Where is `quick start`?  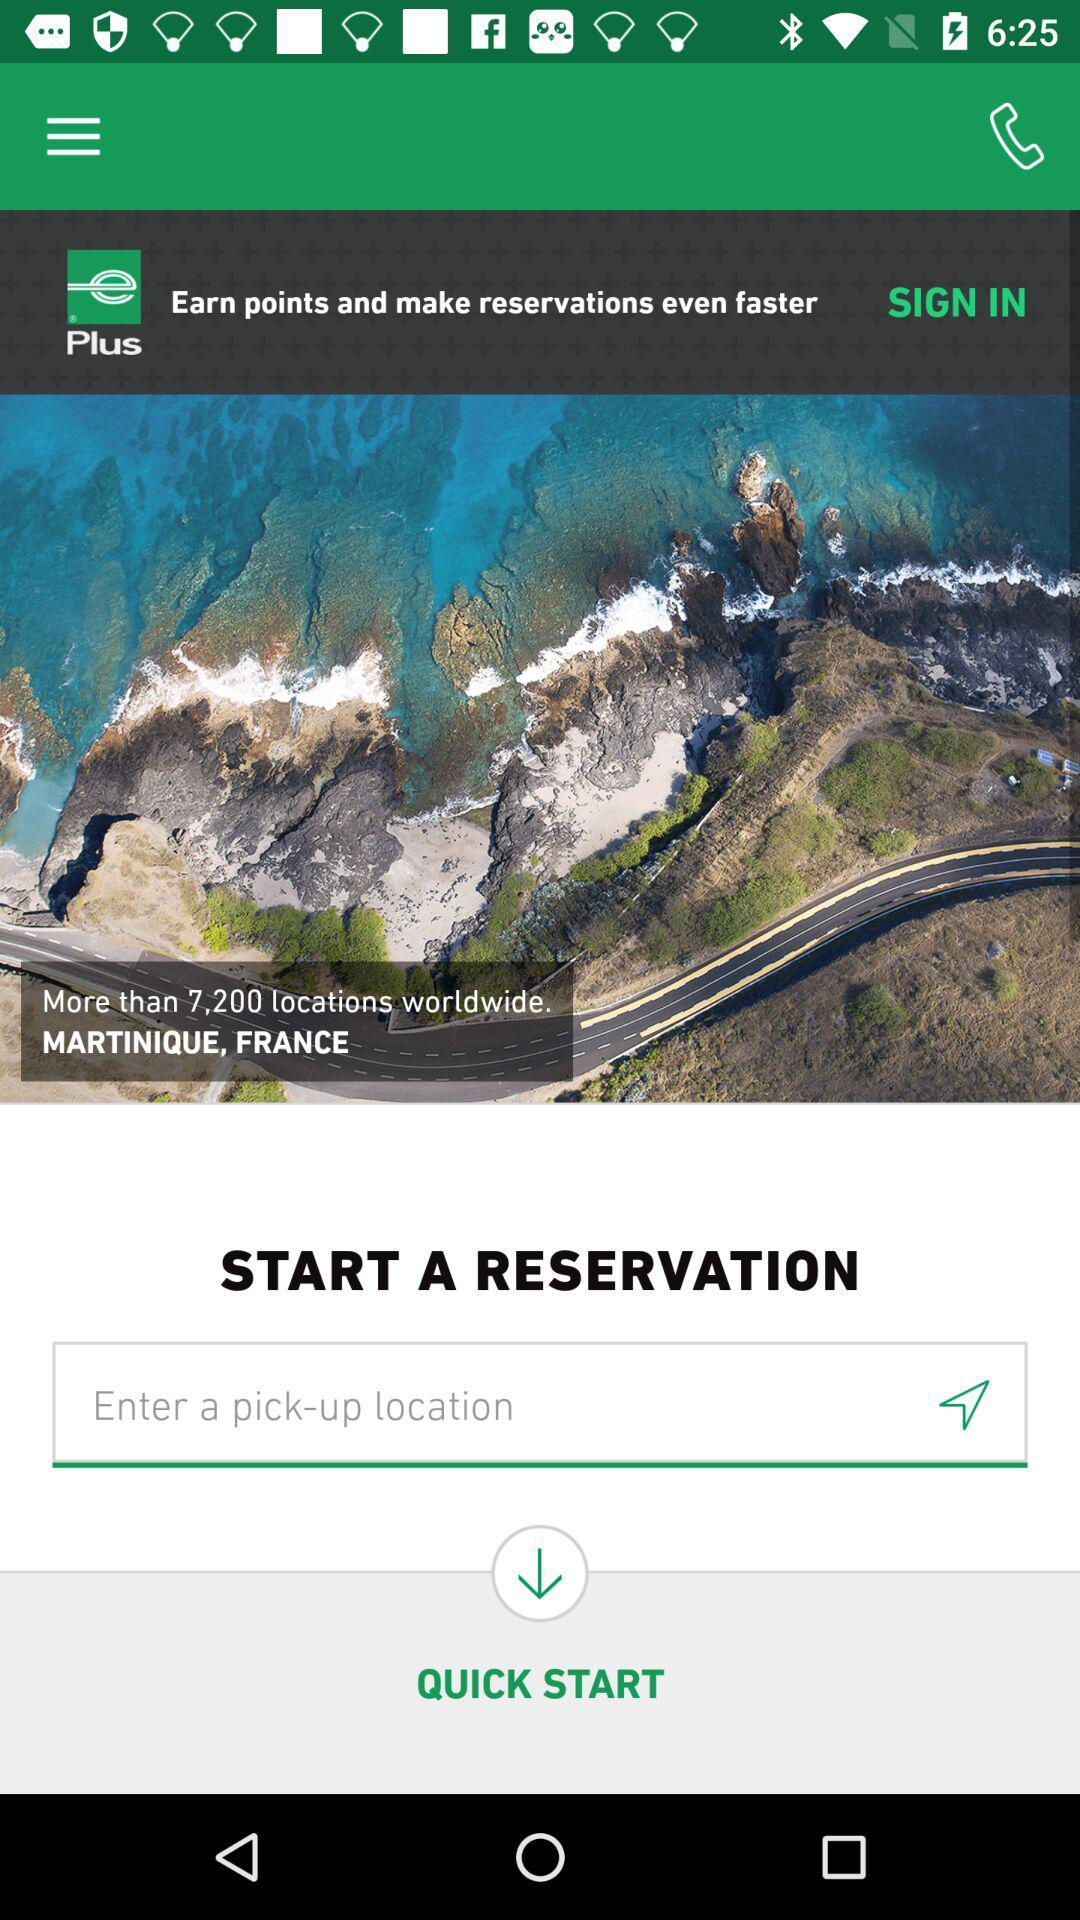 quick start is located at coordinates (540, 1572).